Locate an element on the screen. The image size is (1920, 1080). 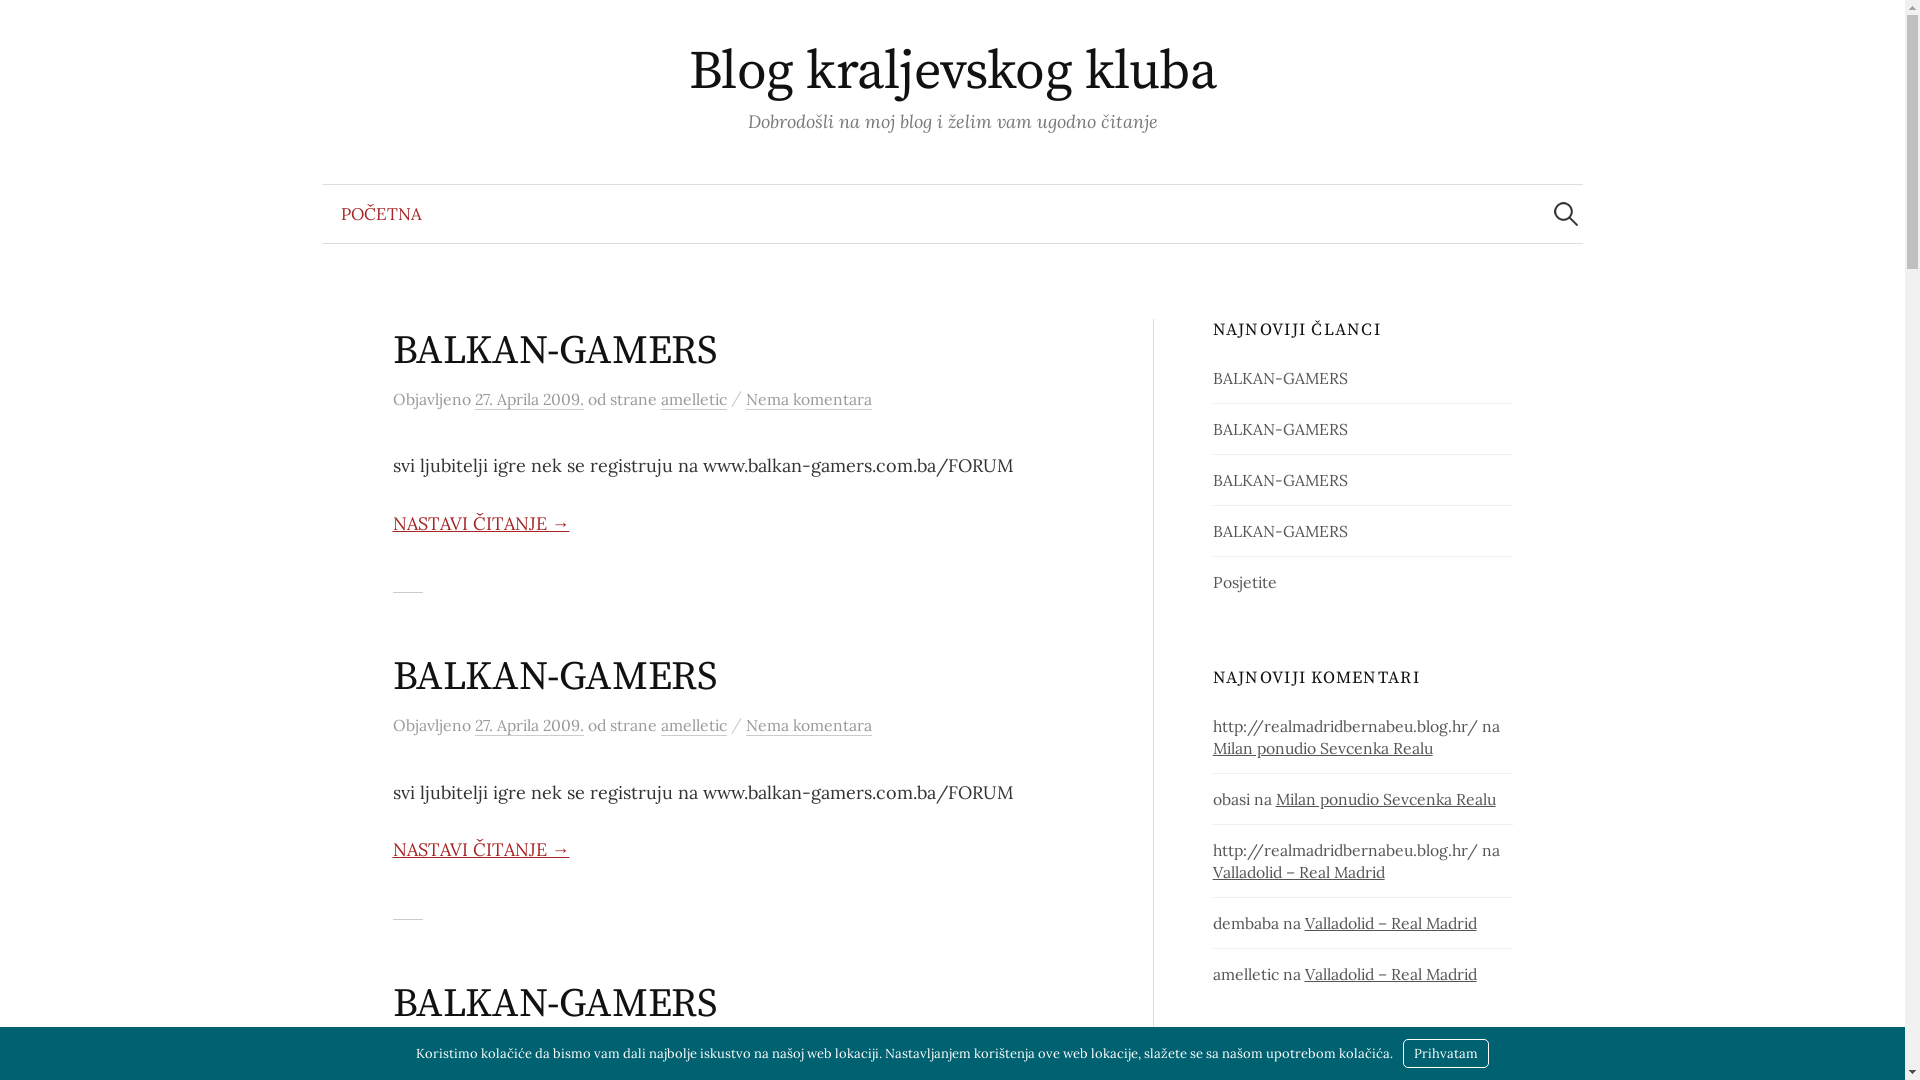
'Blog kraljevskog kluba' is located at coordinates (951, 71).